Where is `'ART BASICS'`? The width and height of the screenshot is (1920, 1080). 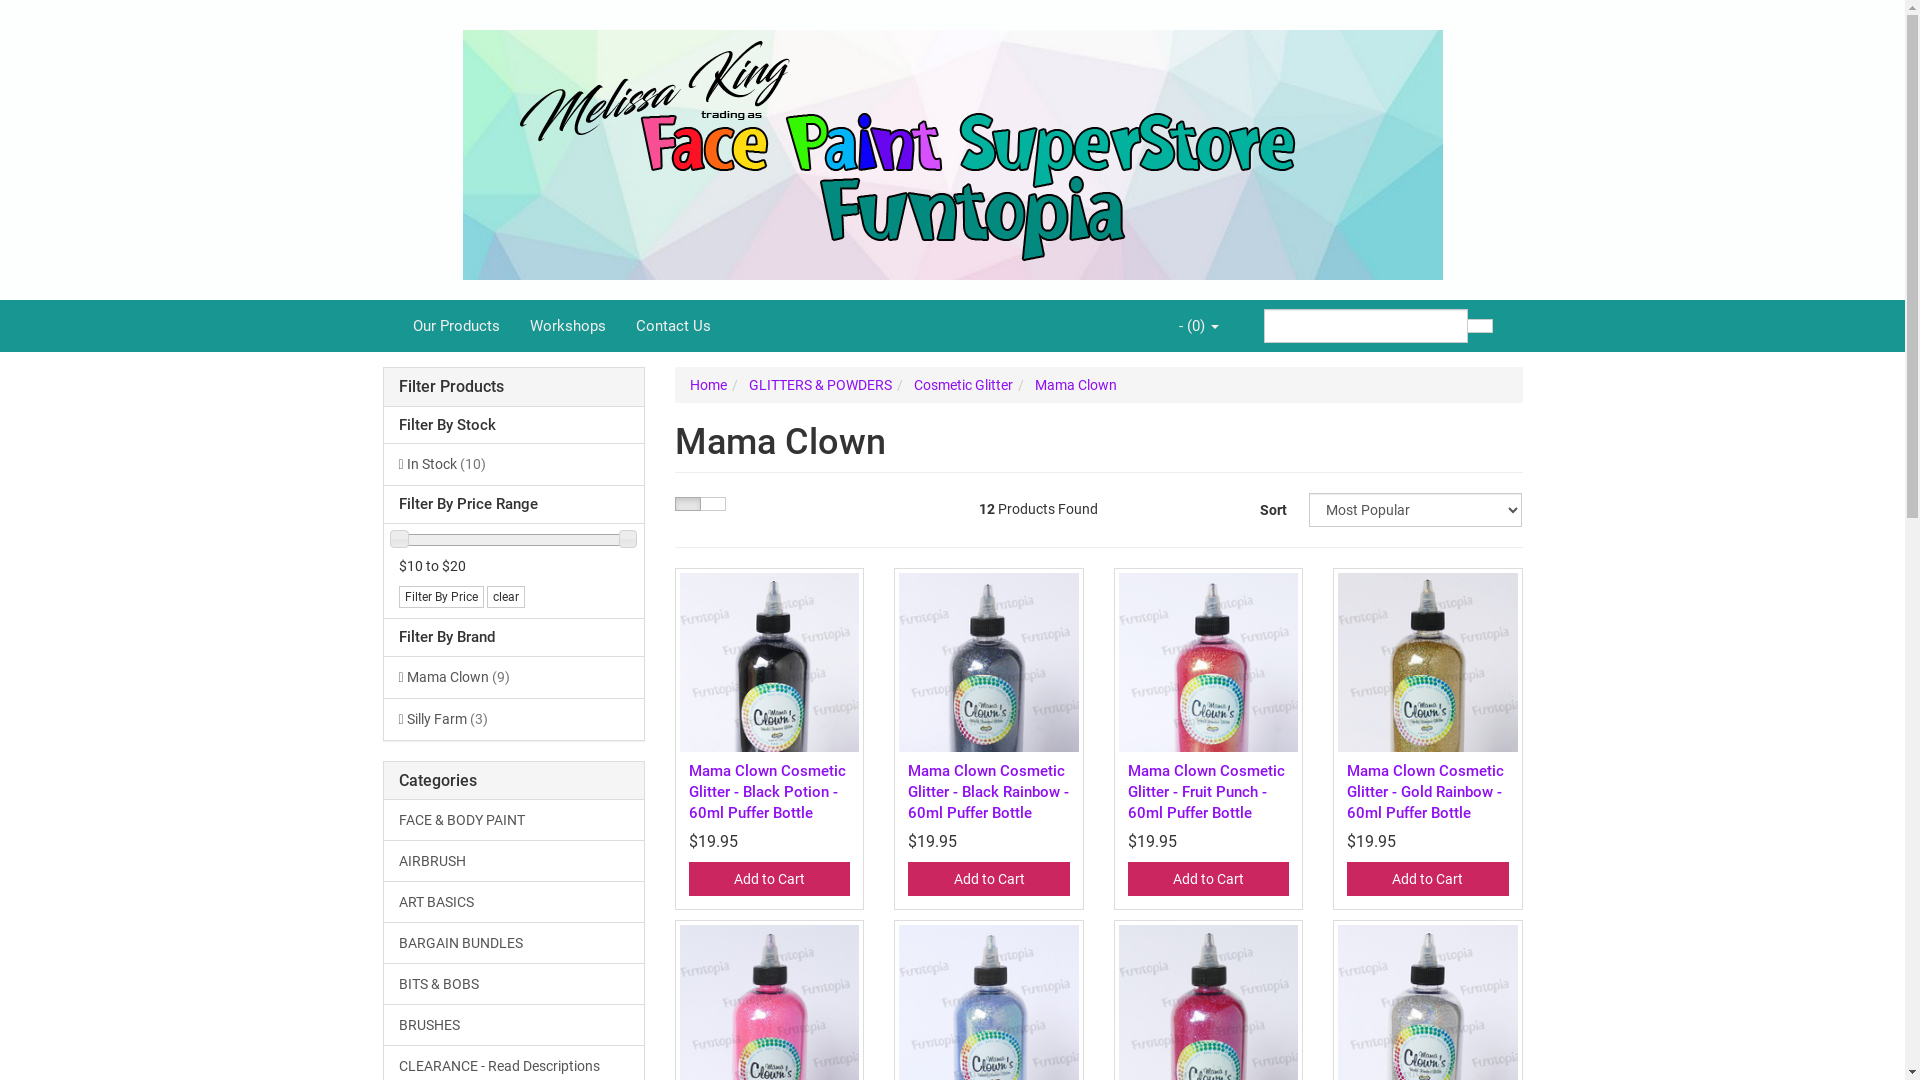
'ART BASICS' is located at coordinates (514, 902).